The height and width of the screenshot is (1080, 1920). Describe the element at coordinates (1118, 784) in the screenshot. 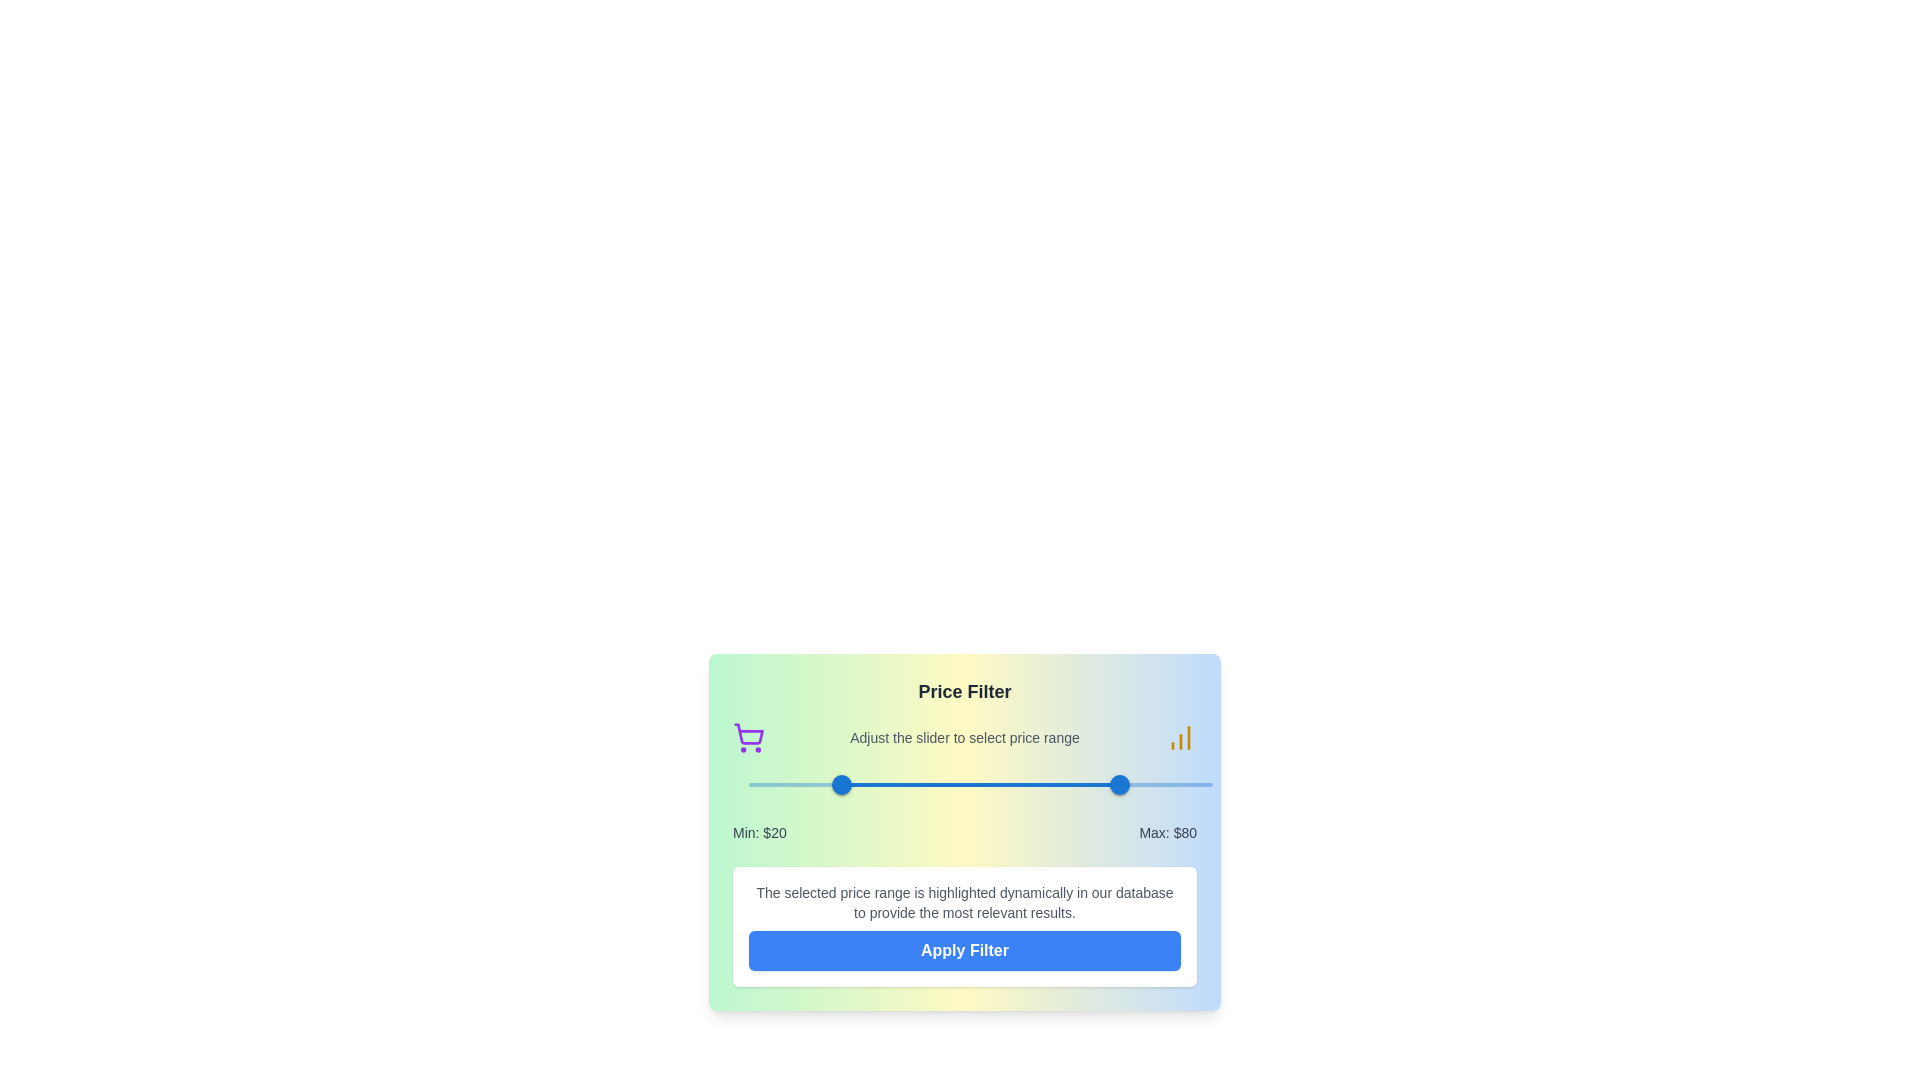

I see `and drag the second thumb of the horizontal slider located near the value '80' to adjust the slider value` at that location.